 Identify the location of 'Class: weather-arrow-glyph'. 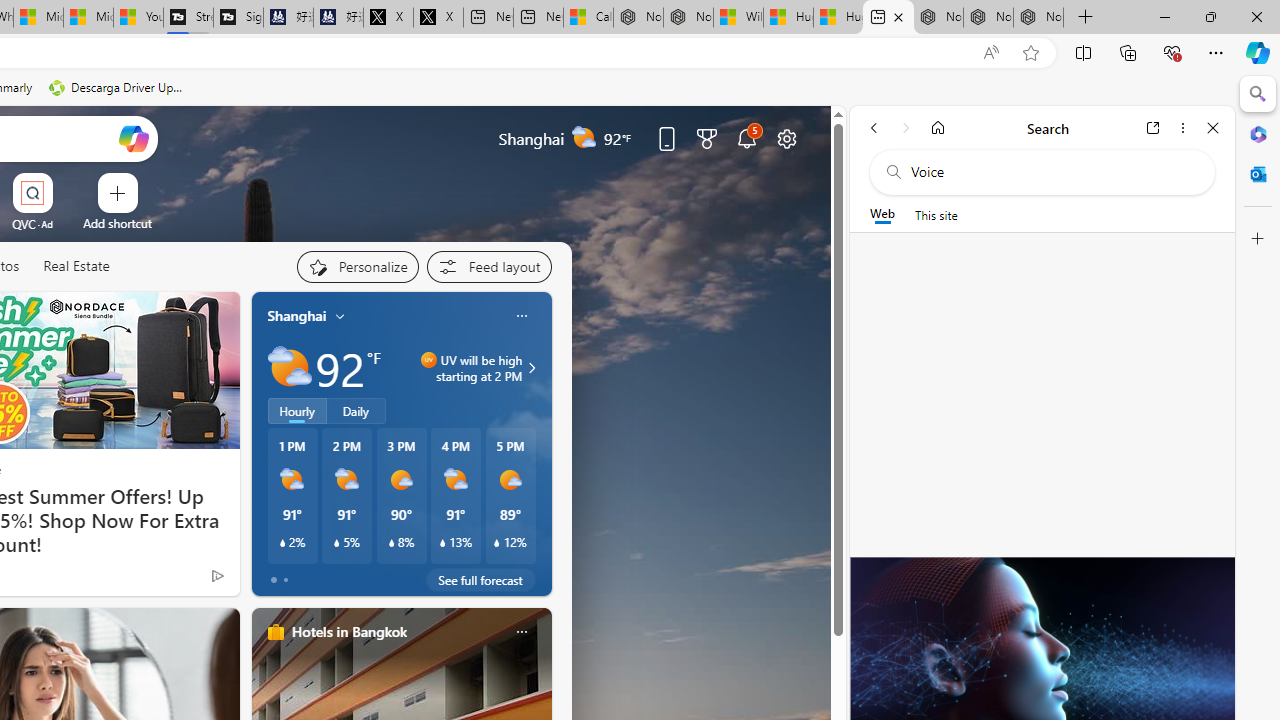
(531, 367).